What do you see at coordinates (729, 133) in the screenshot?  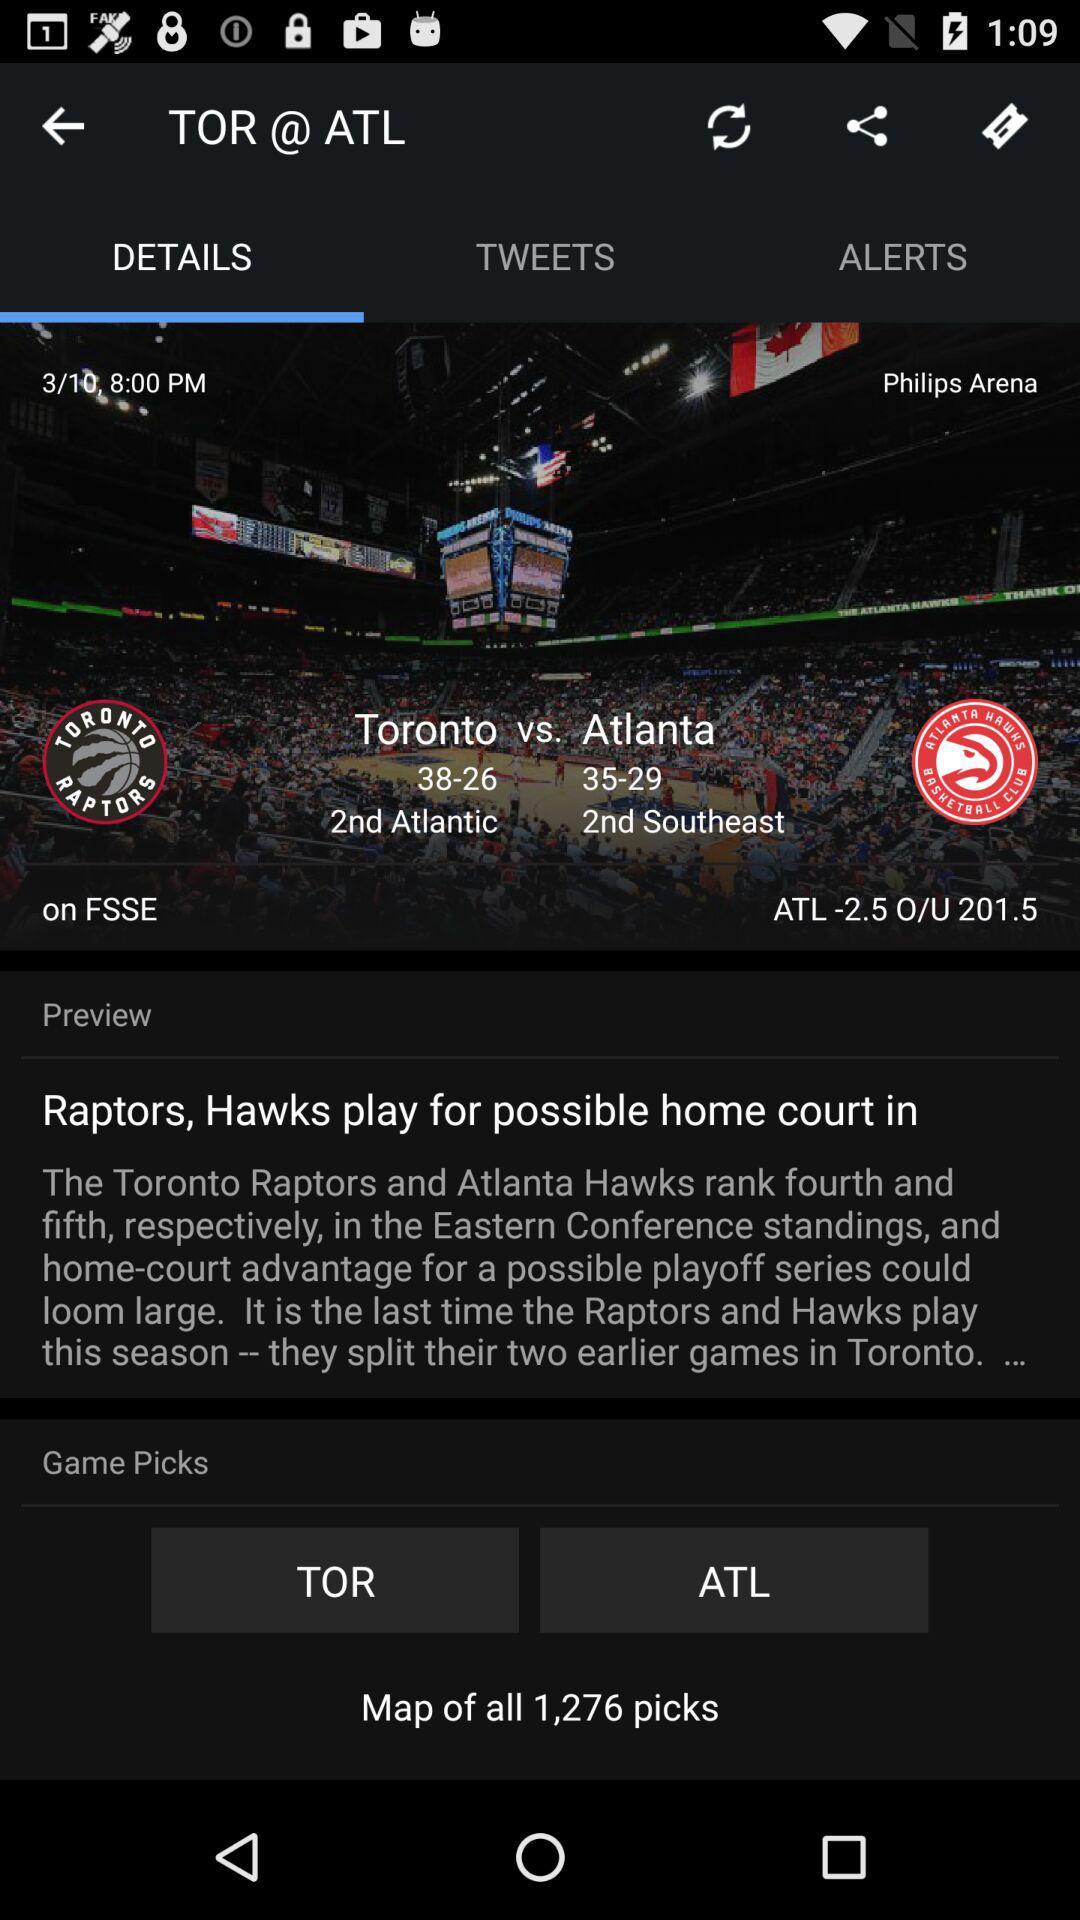 I see `the refresh icon` at bounding box center [729, 133].